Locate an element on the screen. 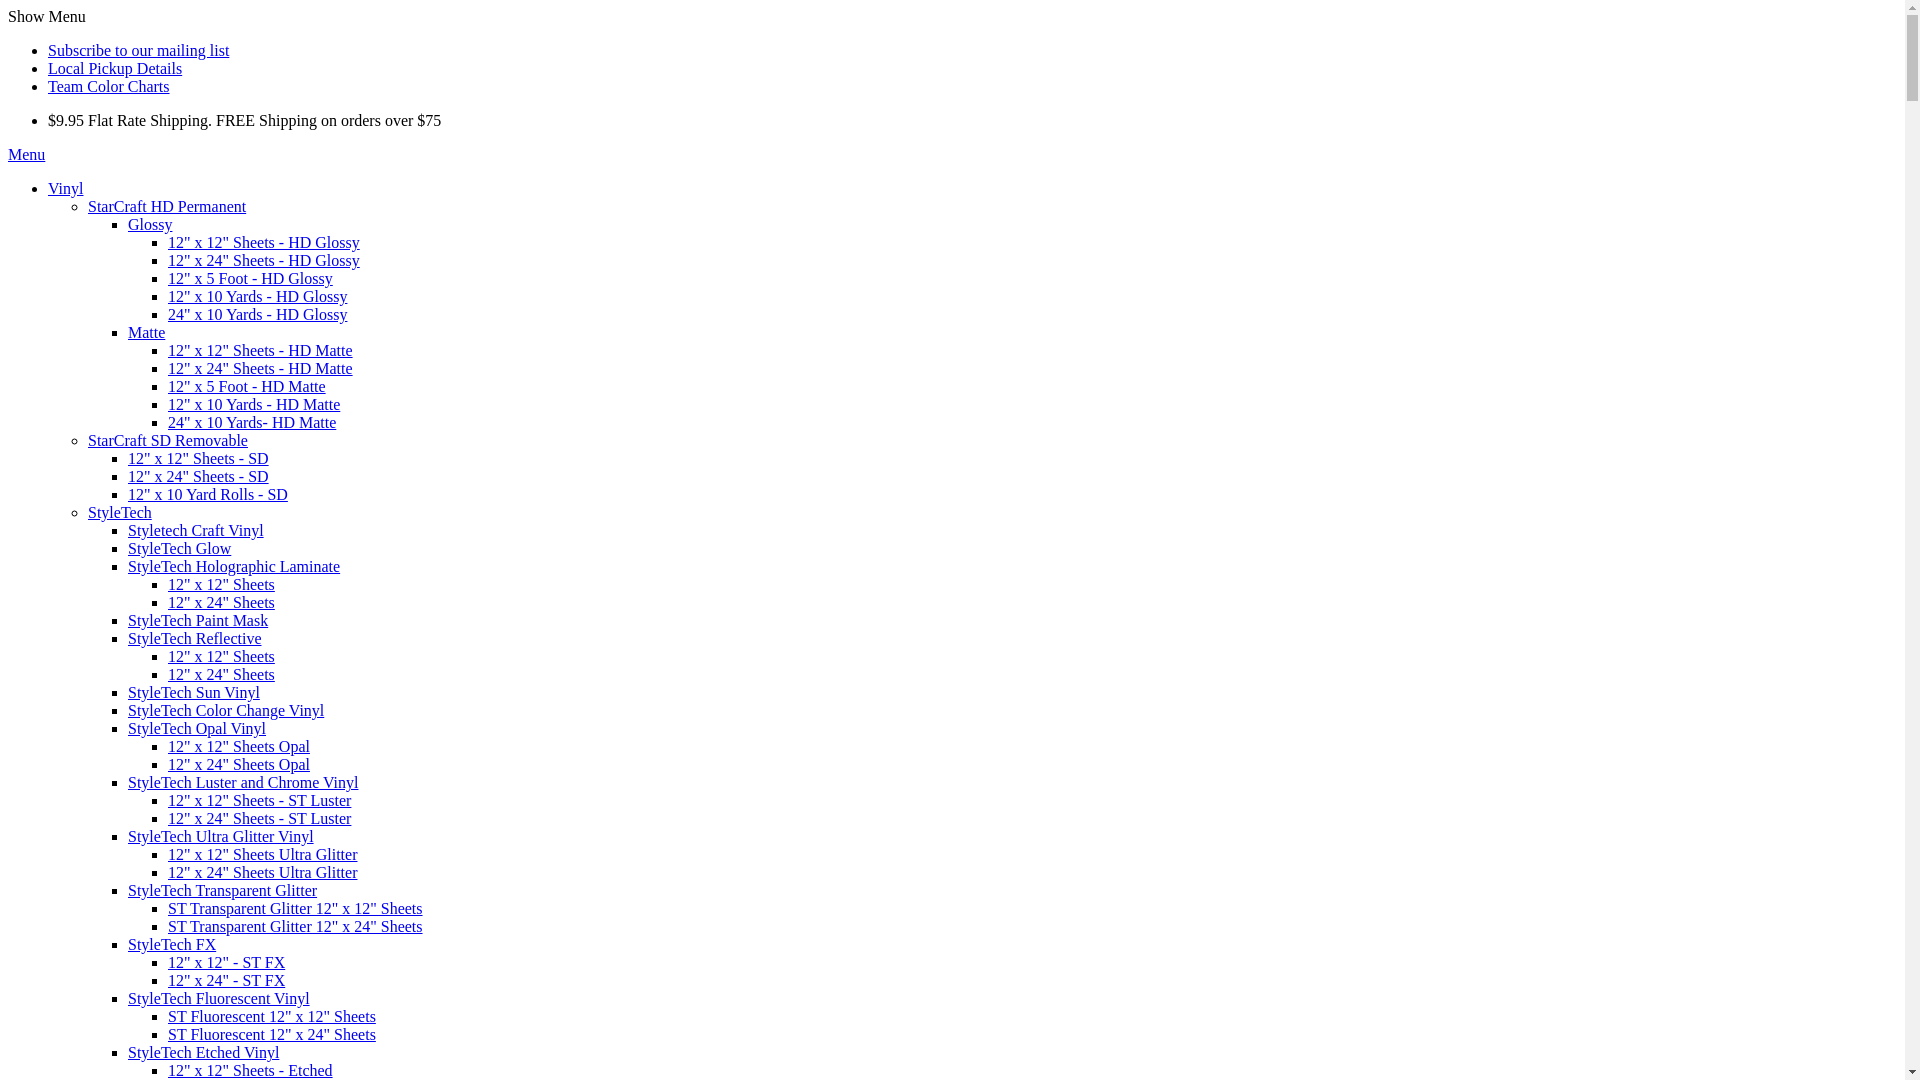 Image resolution: width=1920 pixels, height=1080 pixels. '12" x 24" Sheets - HD Glossy' is located at coordinates (263, 259).